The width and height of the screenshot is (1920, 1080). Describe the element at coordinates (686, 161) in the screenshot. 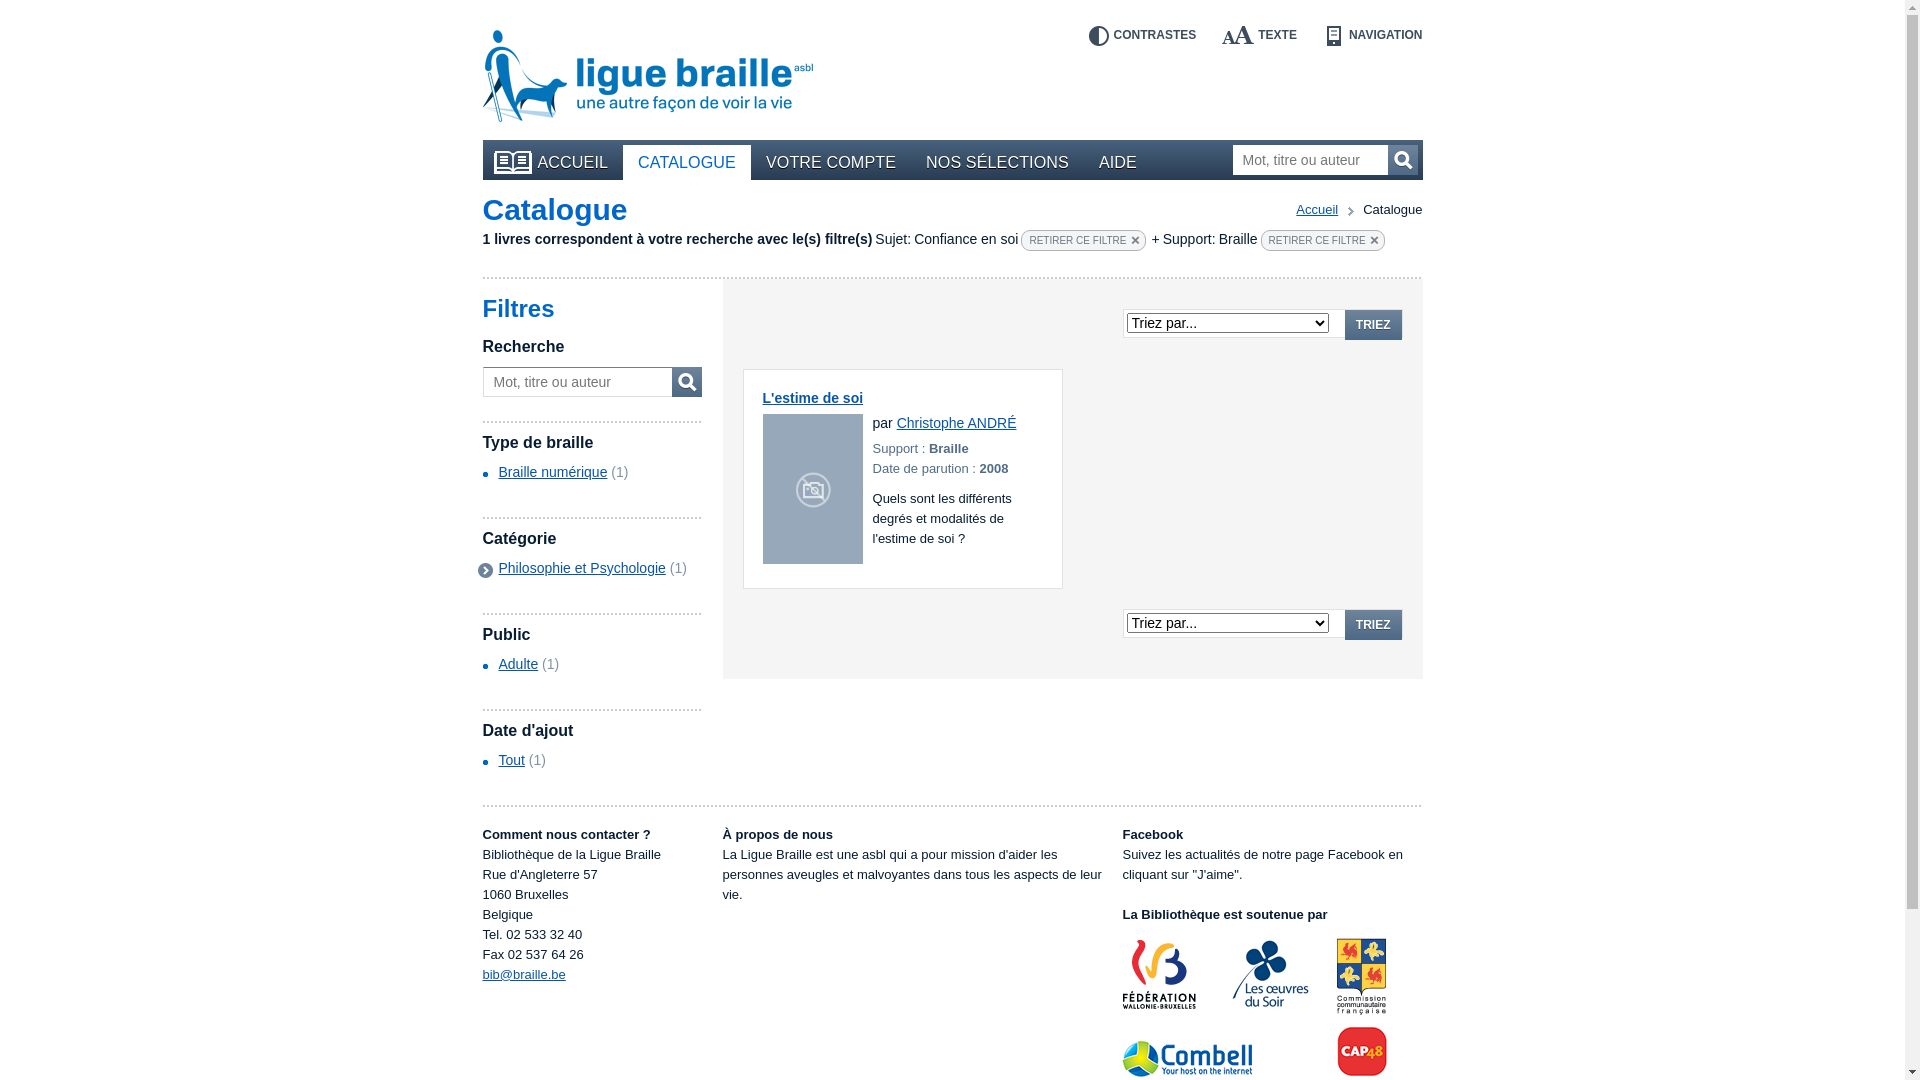

I see `'CATALOGUE'` at that location.